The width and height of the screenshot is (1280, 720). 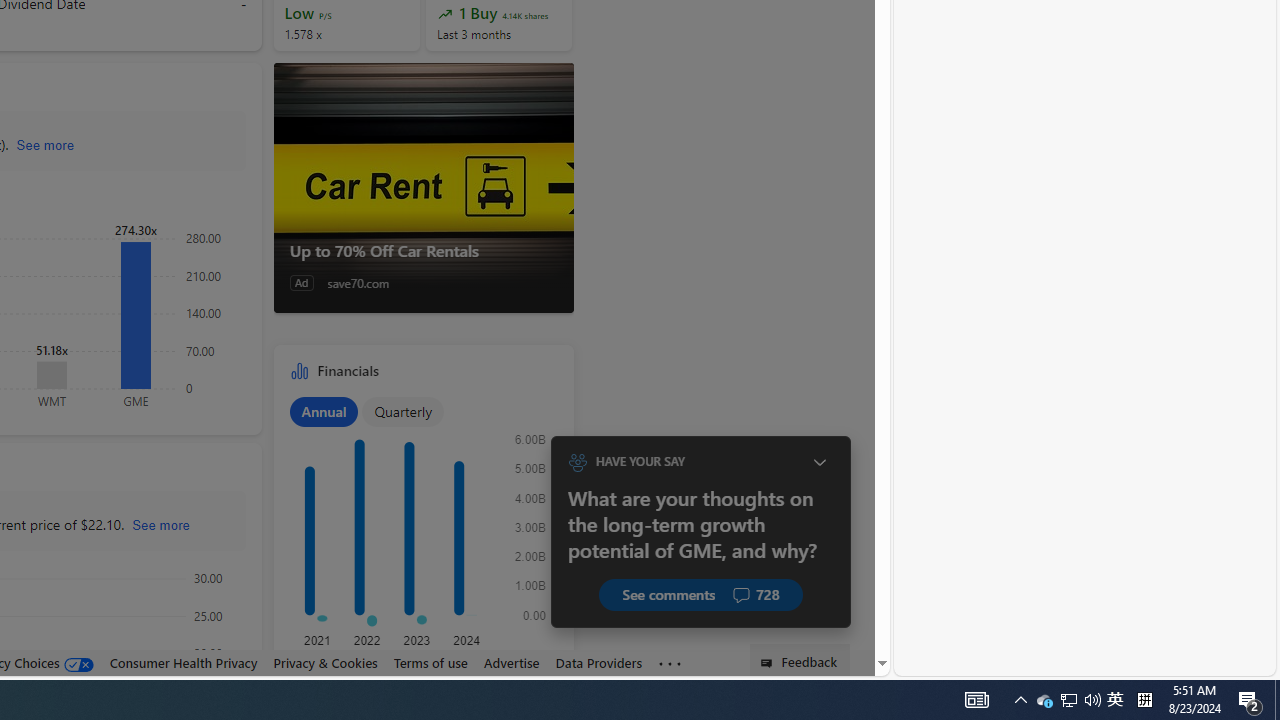 I want to click on 'Class: chartOuter-DS-EntryPoint1-1', so click(x=418, y=532).